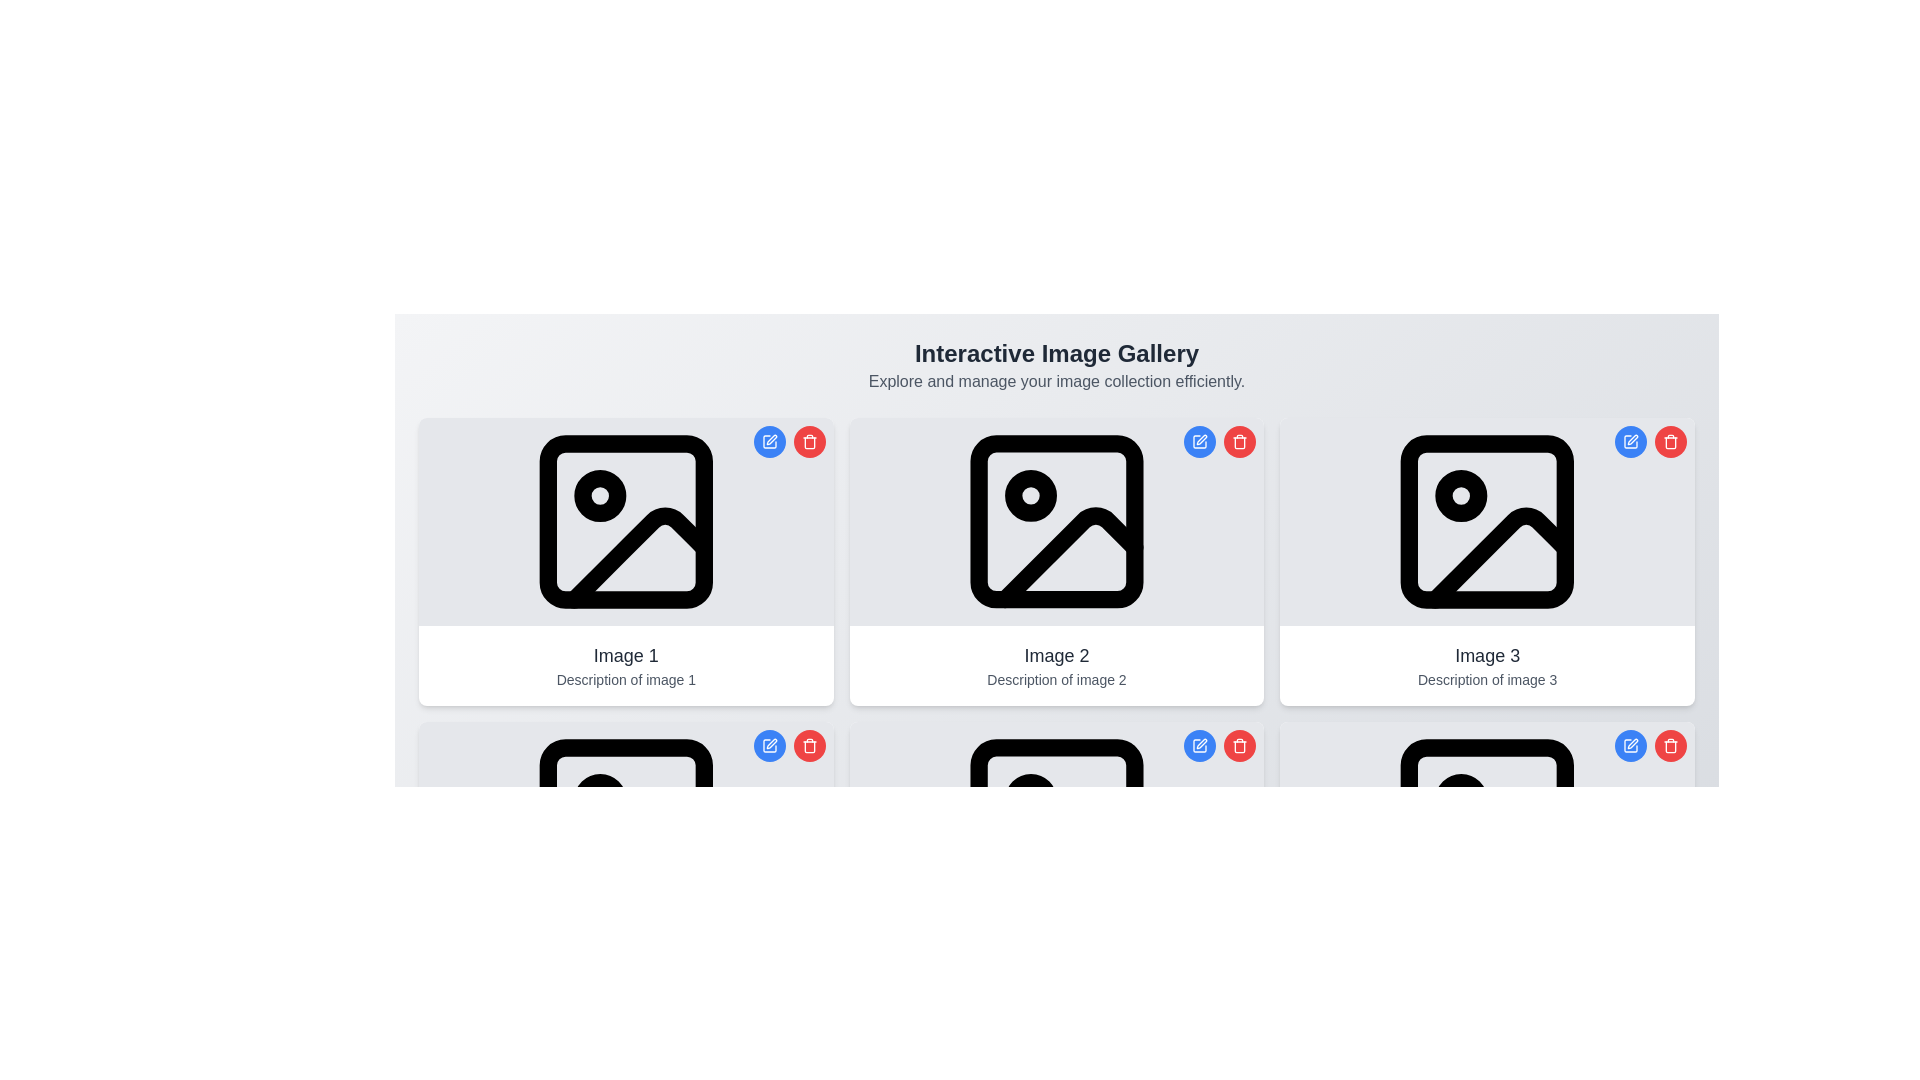 The image size is (1920, 1080). I want to click on the button with a pen icon located at the top-left corner of the 'Image 2' card, so click(1200, 441).